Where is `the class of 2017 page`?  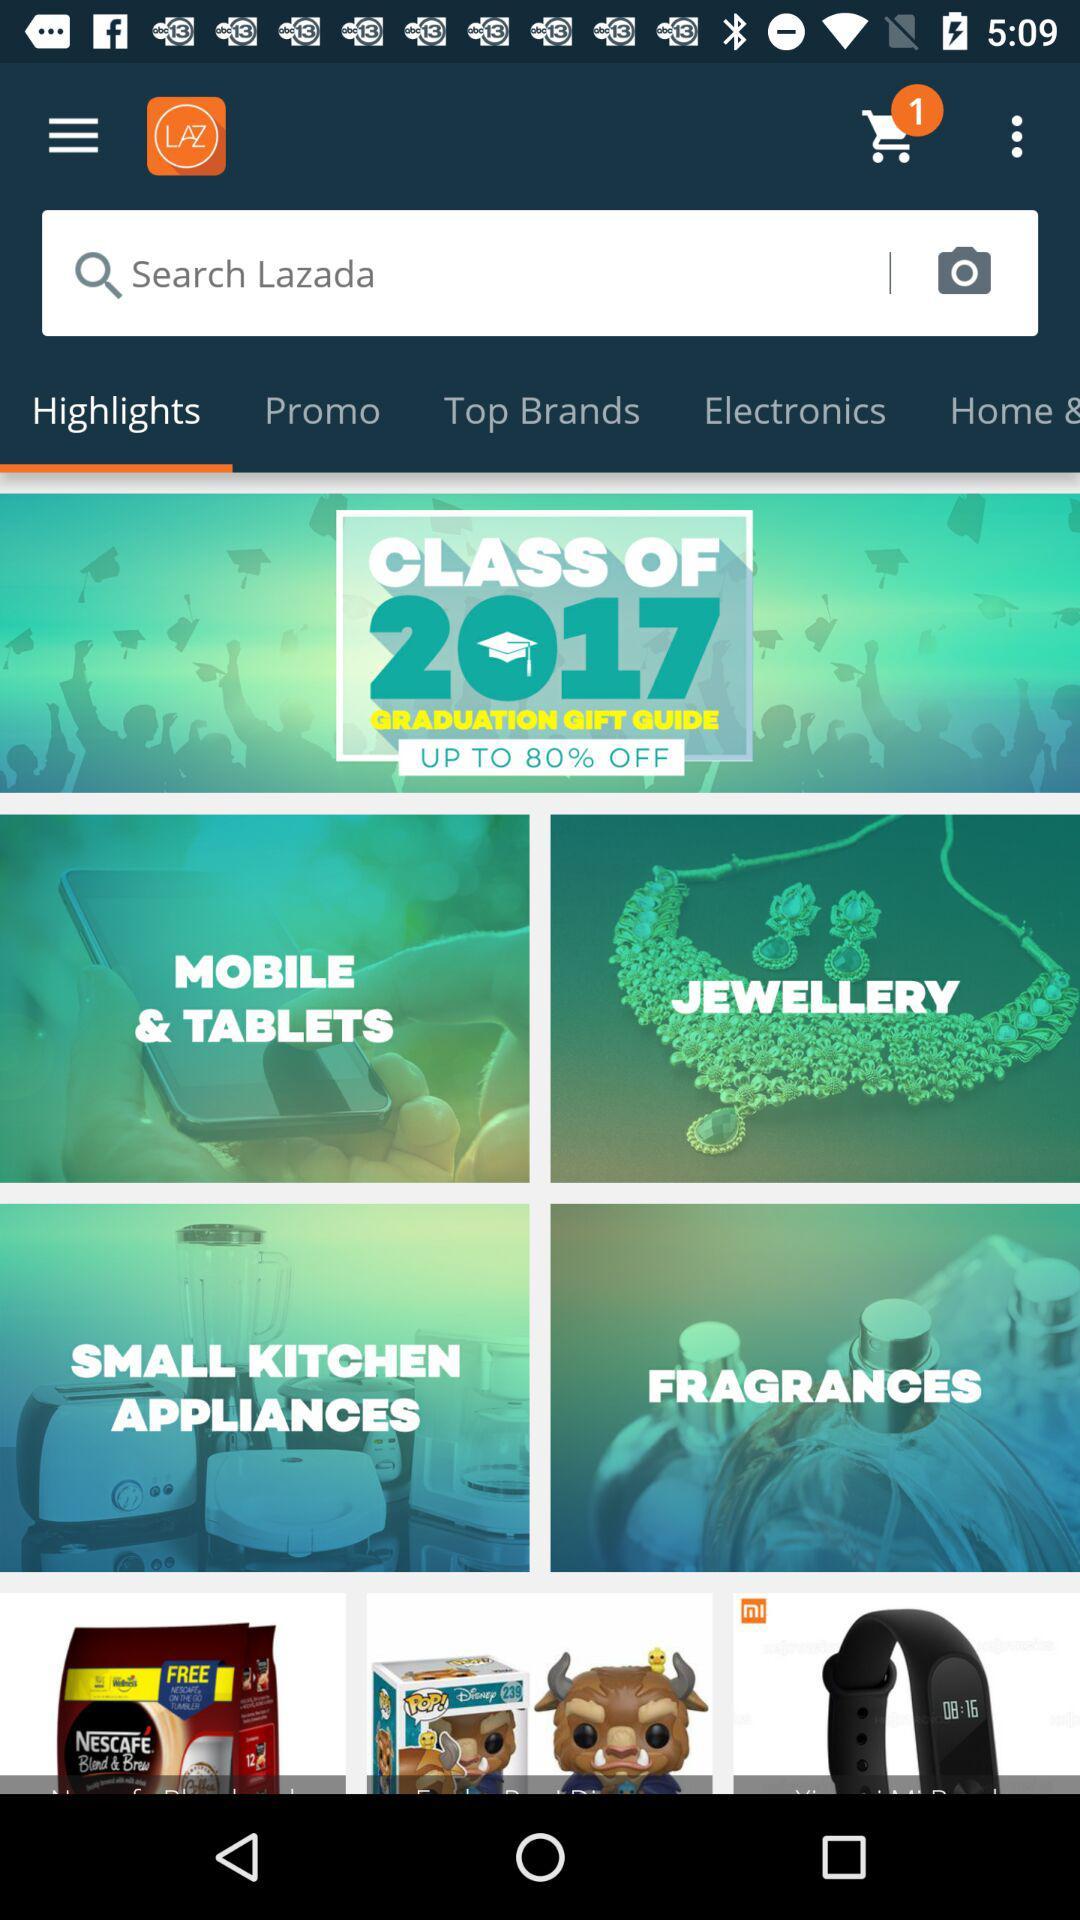 the class of 2017 page is located at coordinates (540, 643).